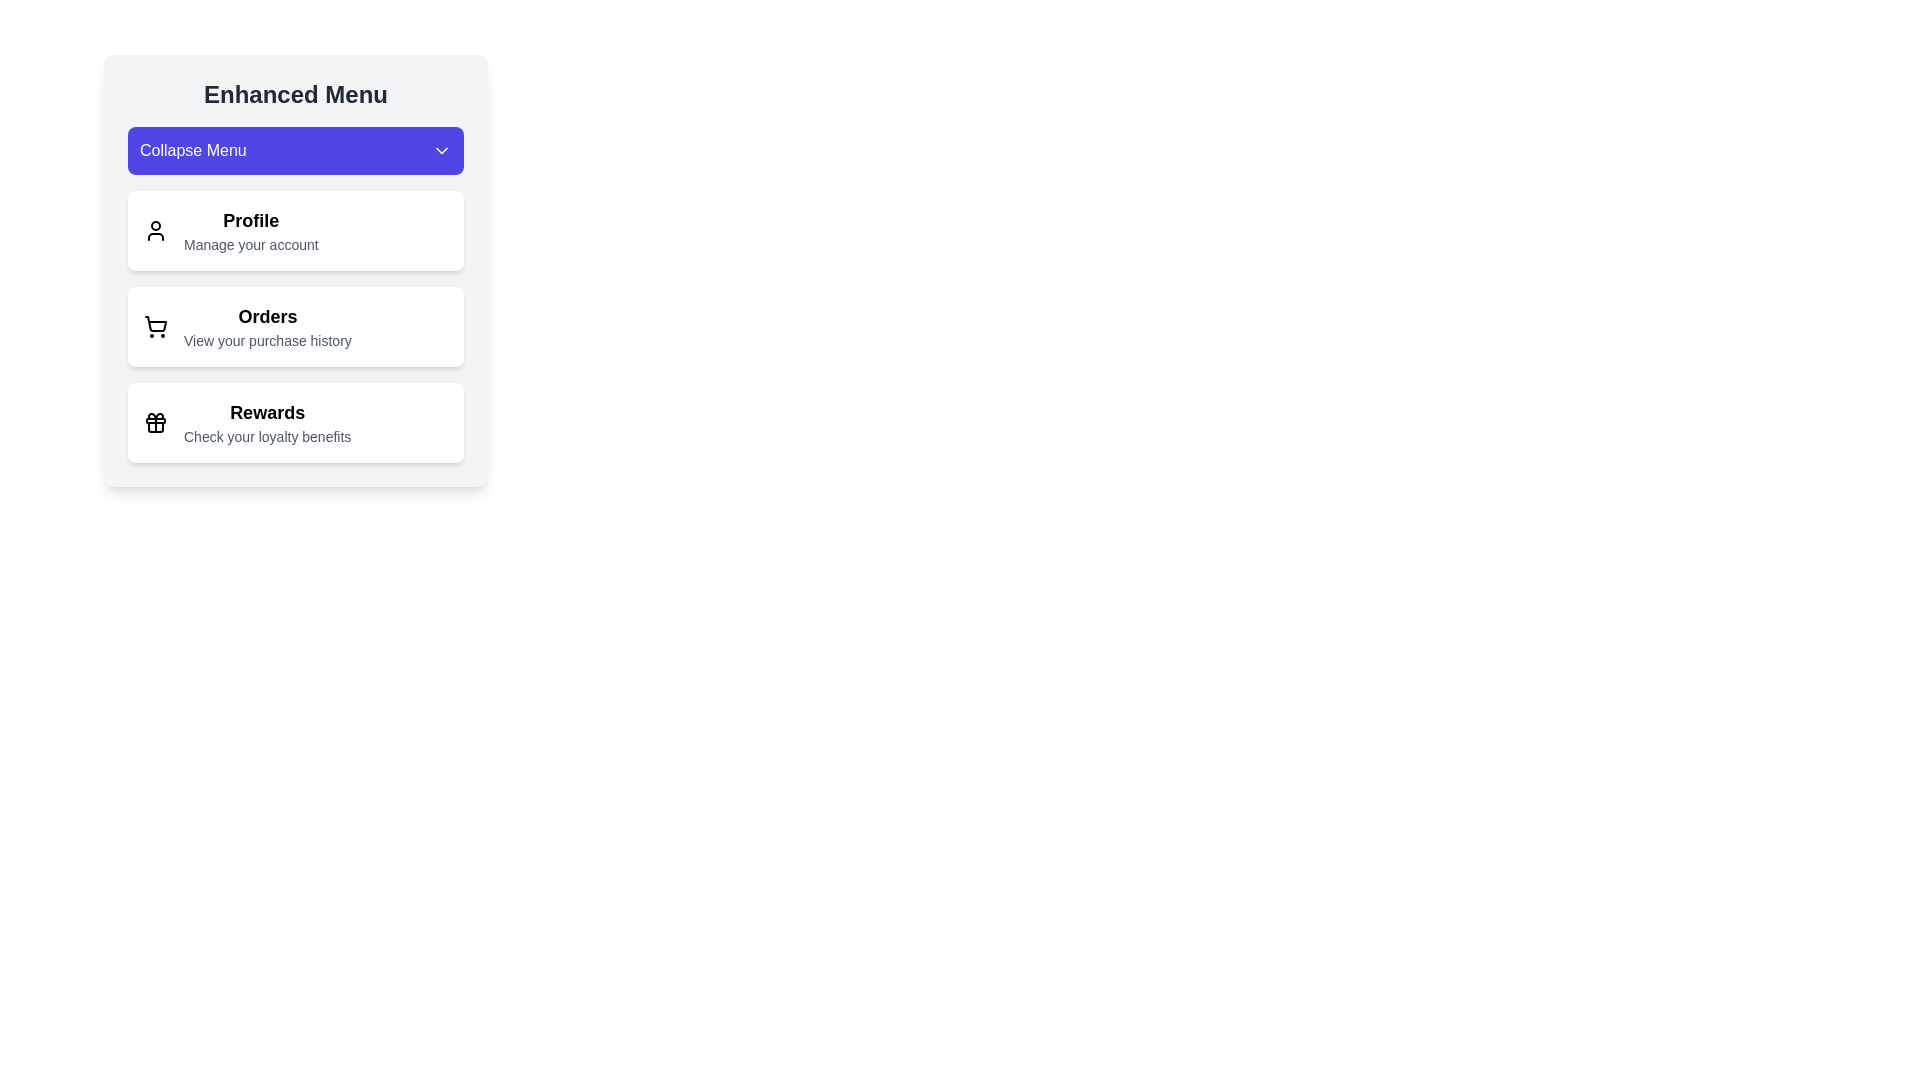 This screenshot has height=1080, width=1920. Describe the element at coordinates (295, 270) in the screenshot. I see `the 'Profile' card within the 'Enhanced Menu' section` at that location.